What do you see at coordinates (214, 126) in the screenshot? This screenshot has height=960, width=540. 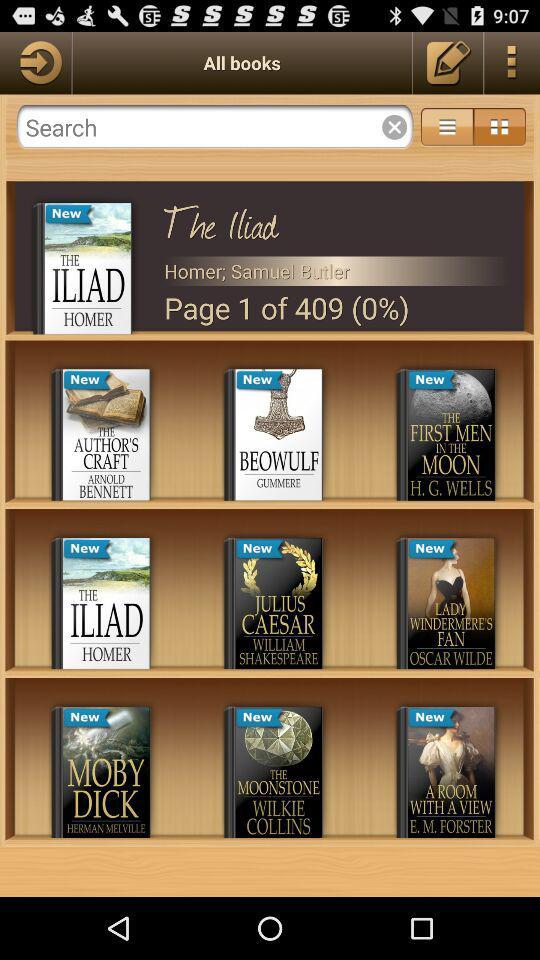 I see `the app below the all books icon` at bounding box center [214, 126].